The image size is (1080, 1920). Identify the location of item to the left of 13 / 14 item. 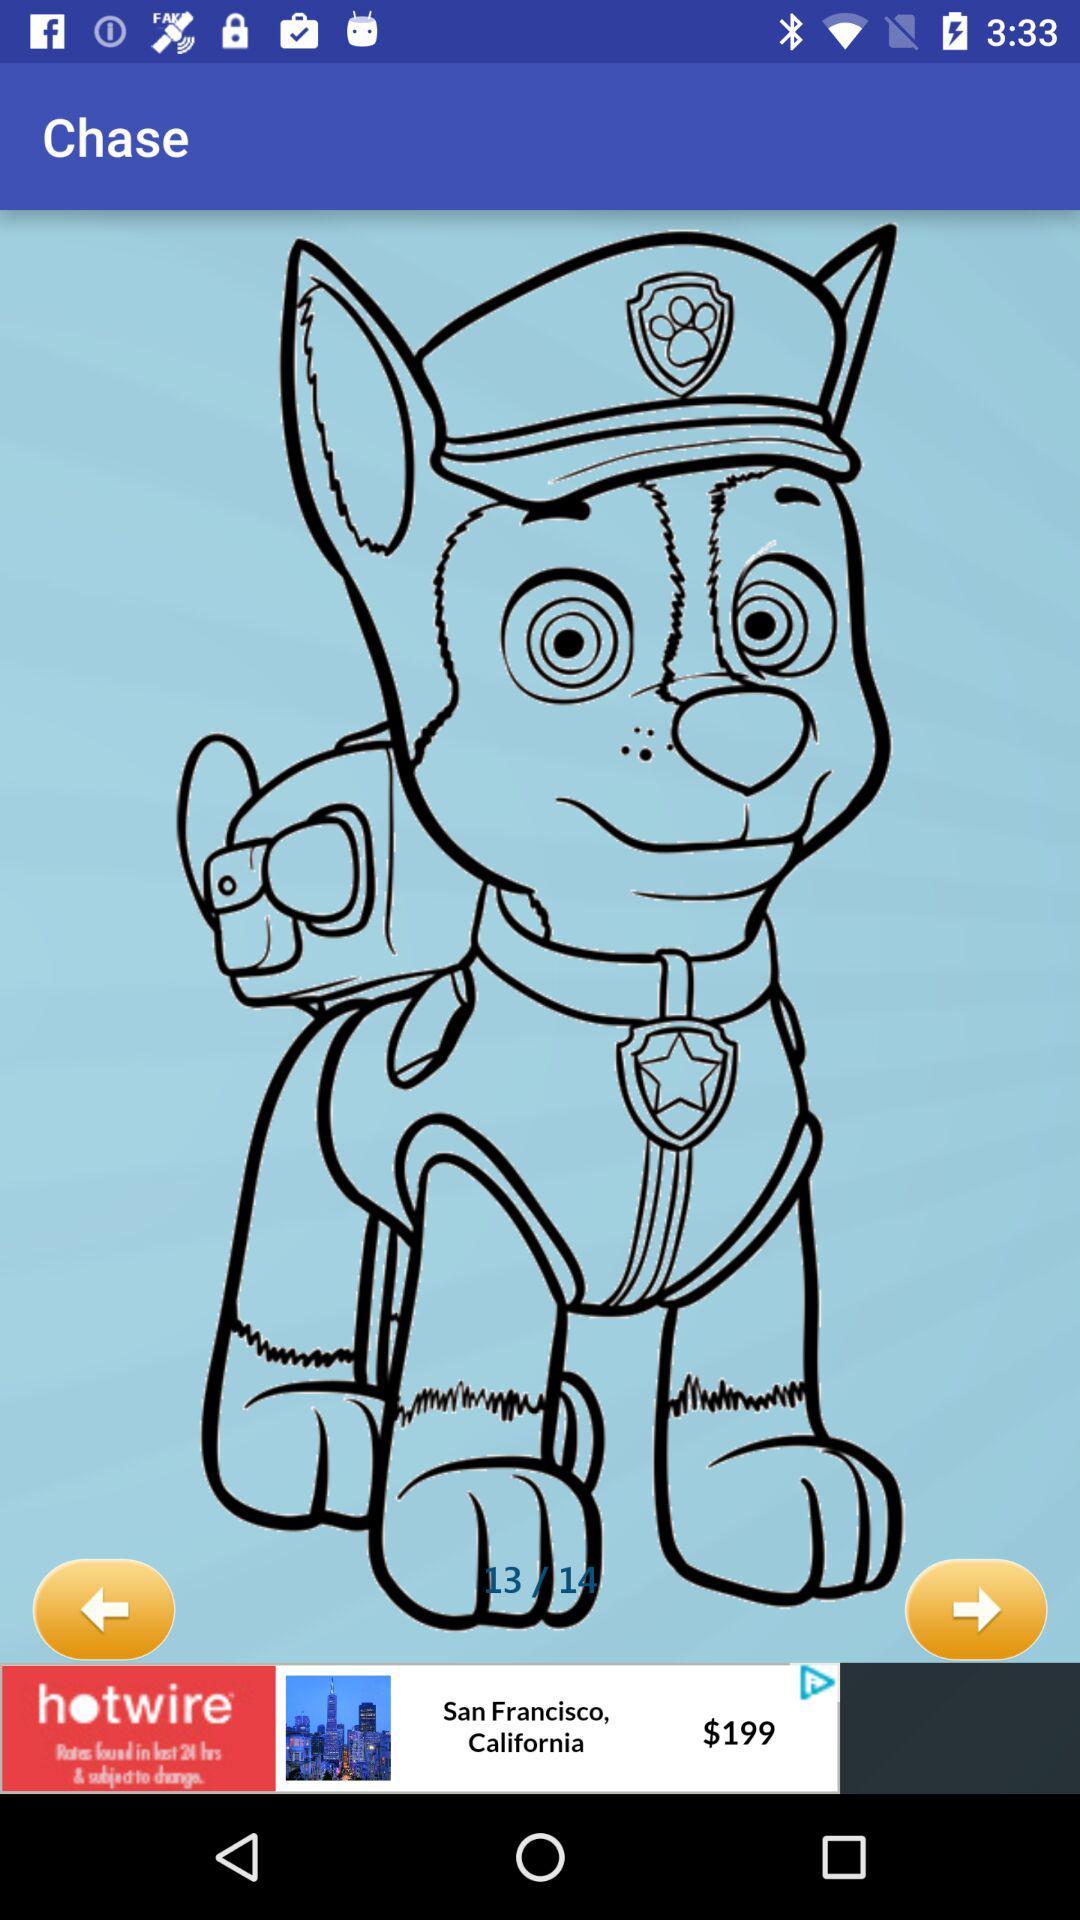
(103, 1610).